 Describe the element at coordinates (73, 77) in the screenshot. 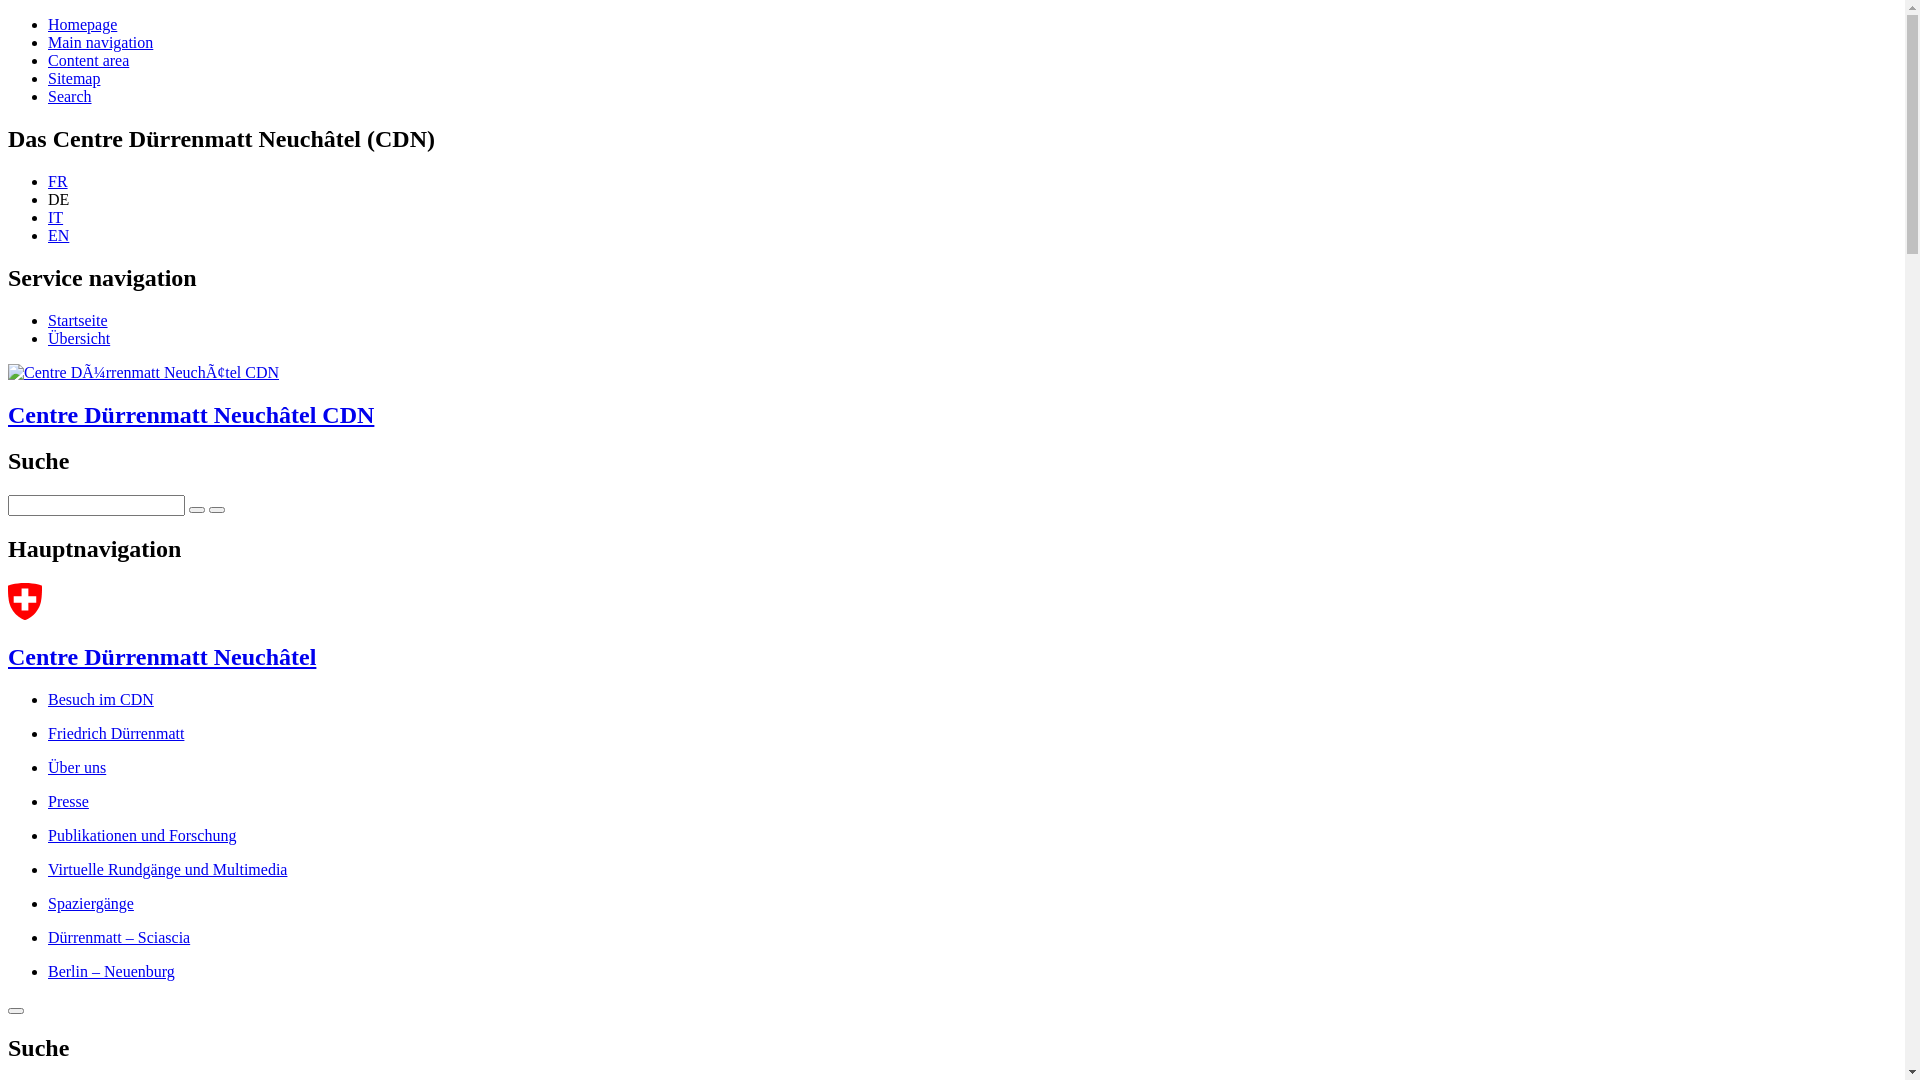

I see `'Sitemap'` at that location.